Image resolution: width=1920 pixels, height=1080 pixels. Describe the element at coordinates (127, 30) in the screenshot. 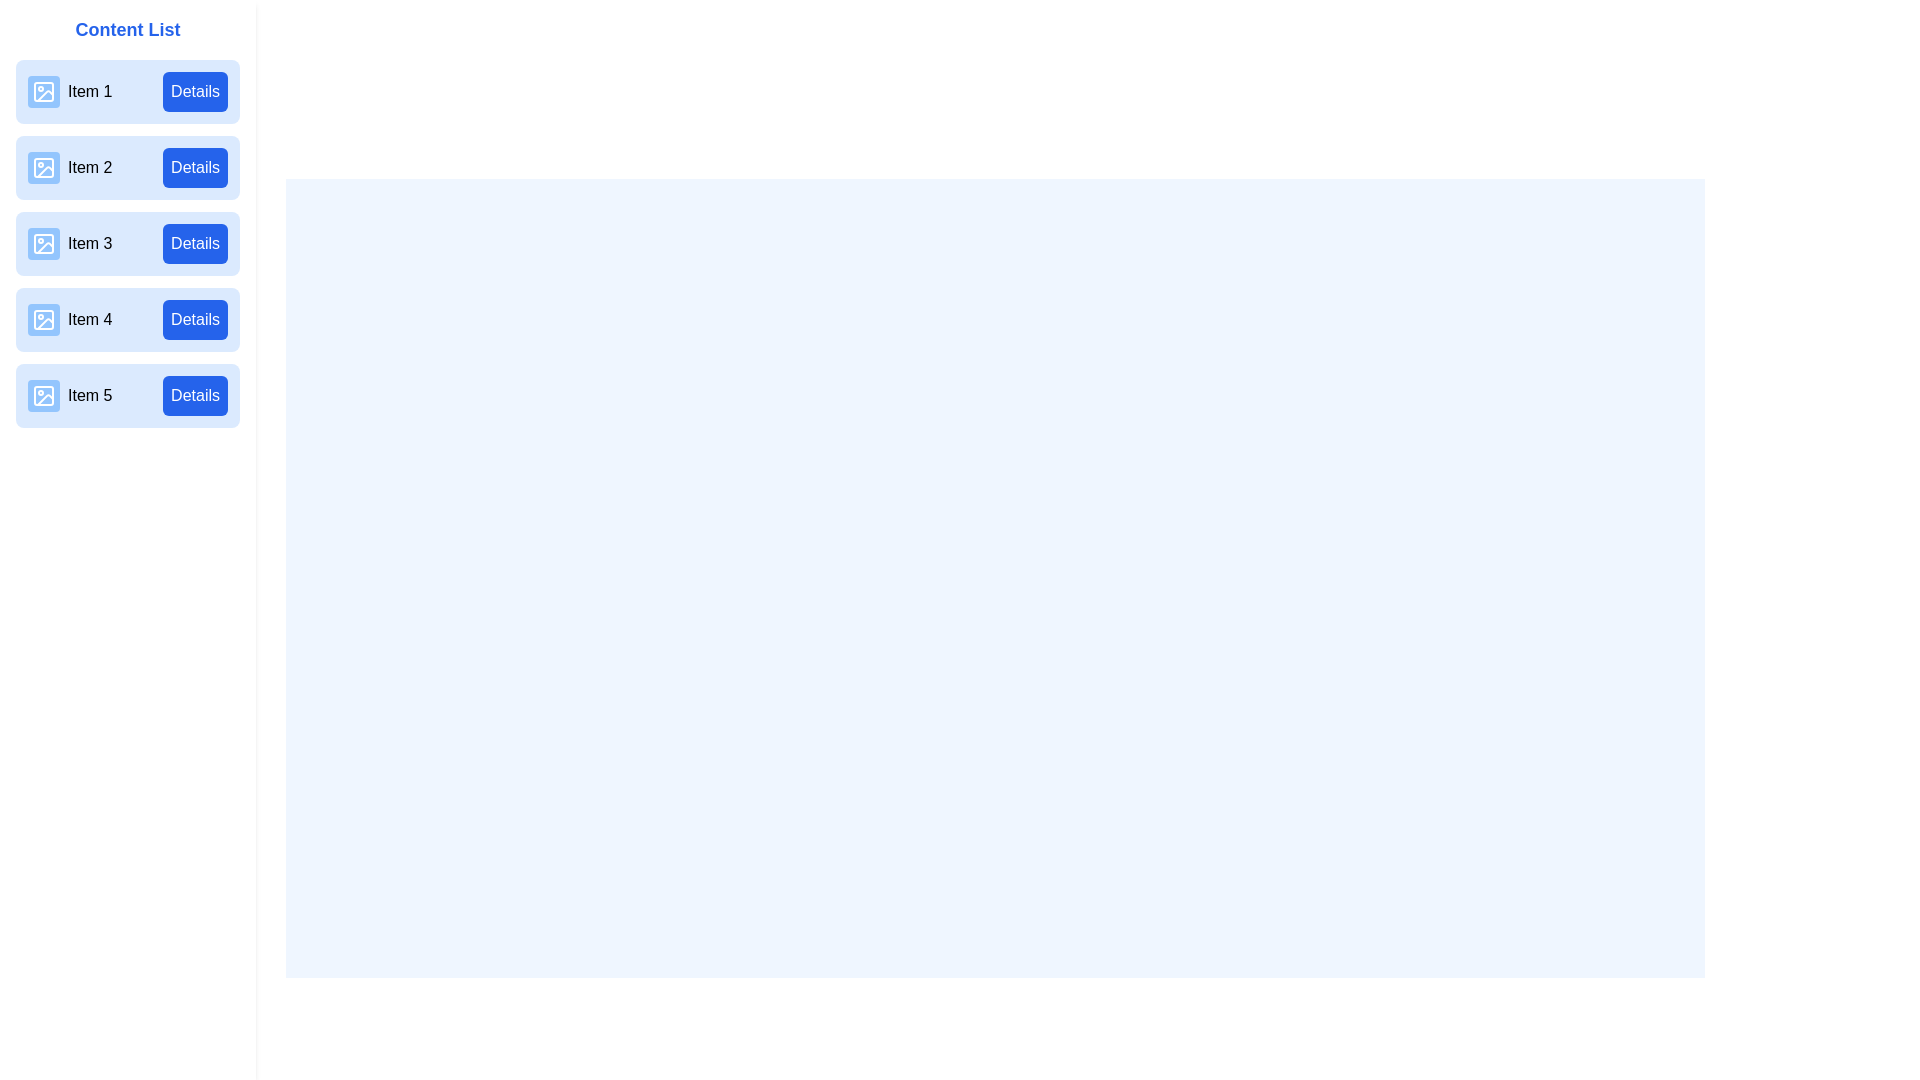

I see `the 'Content List' heading element styled in bold, large blue font located at the top of the left-side panel in the sidebar` at that location.